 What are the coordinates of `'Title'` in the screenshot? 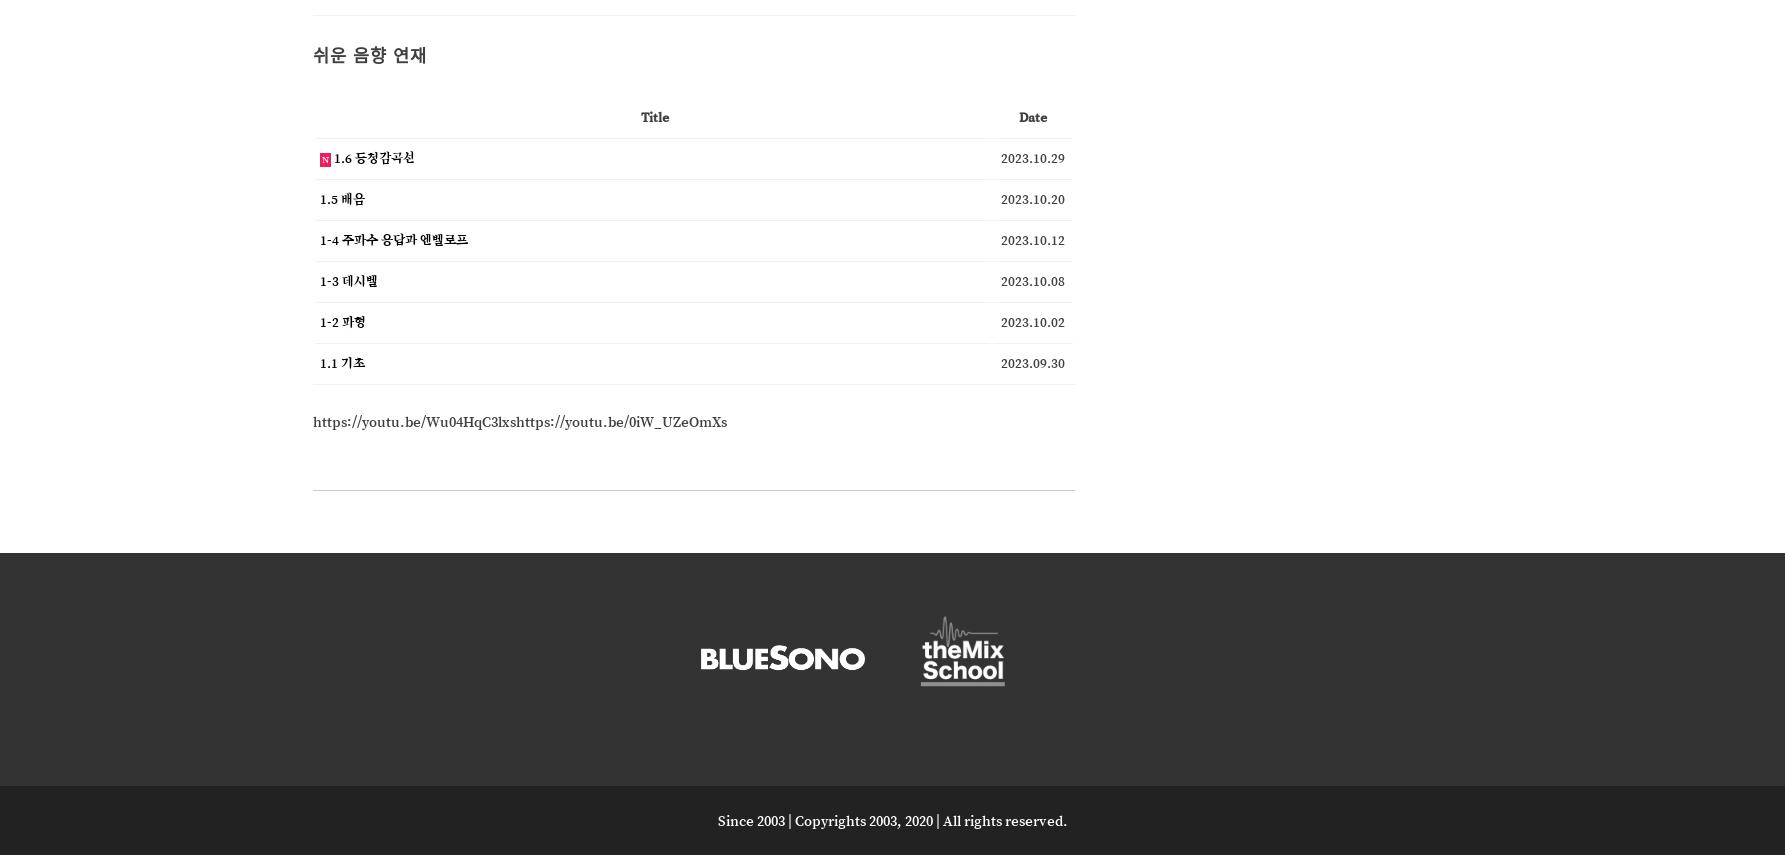 It's located at (639, 115).